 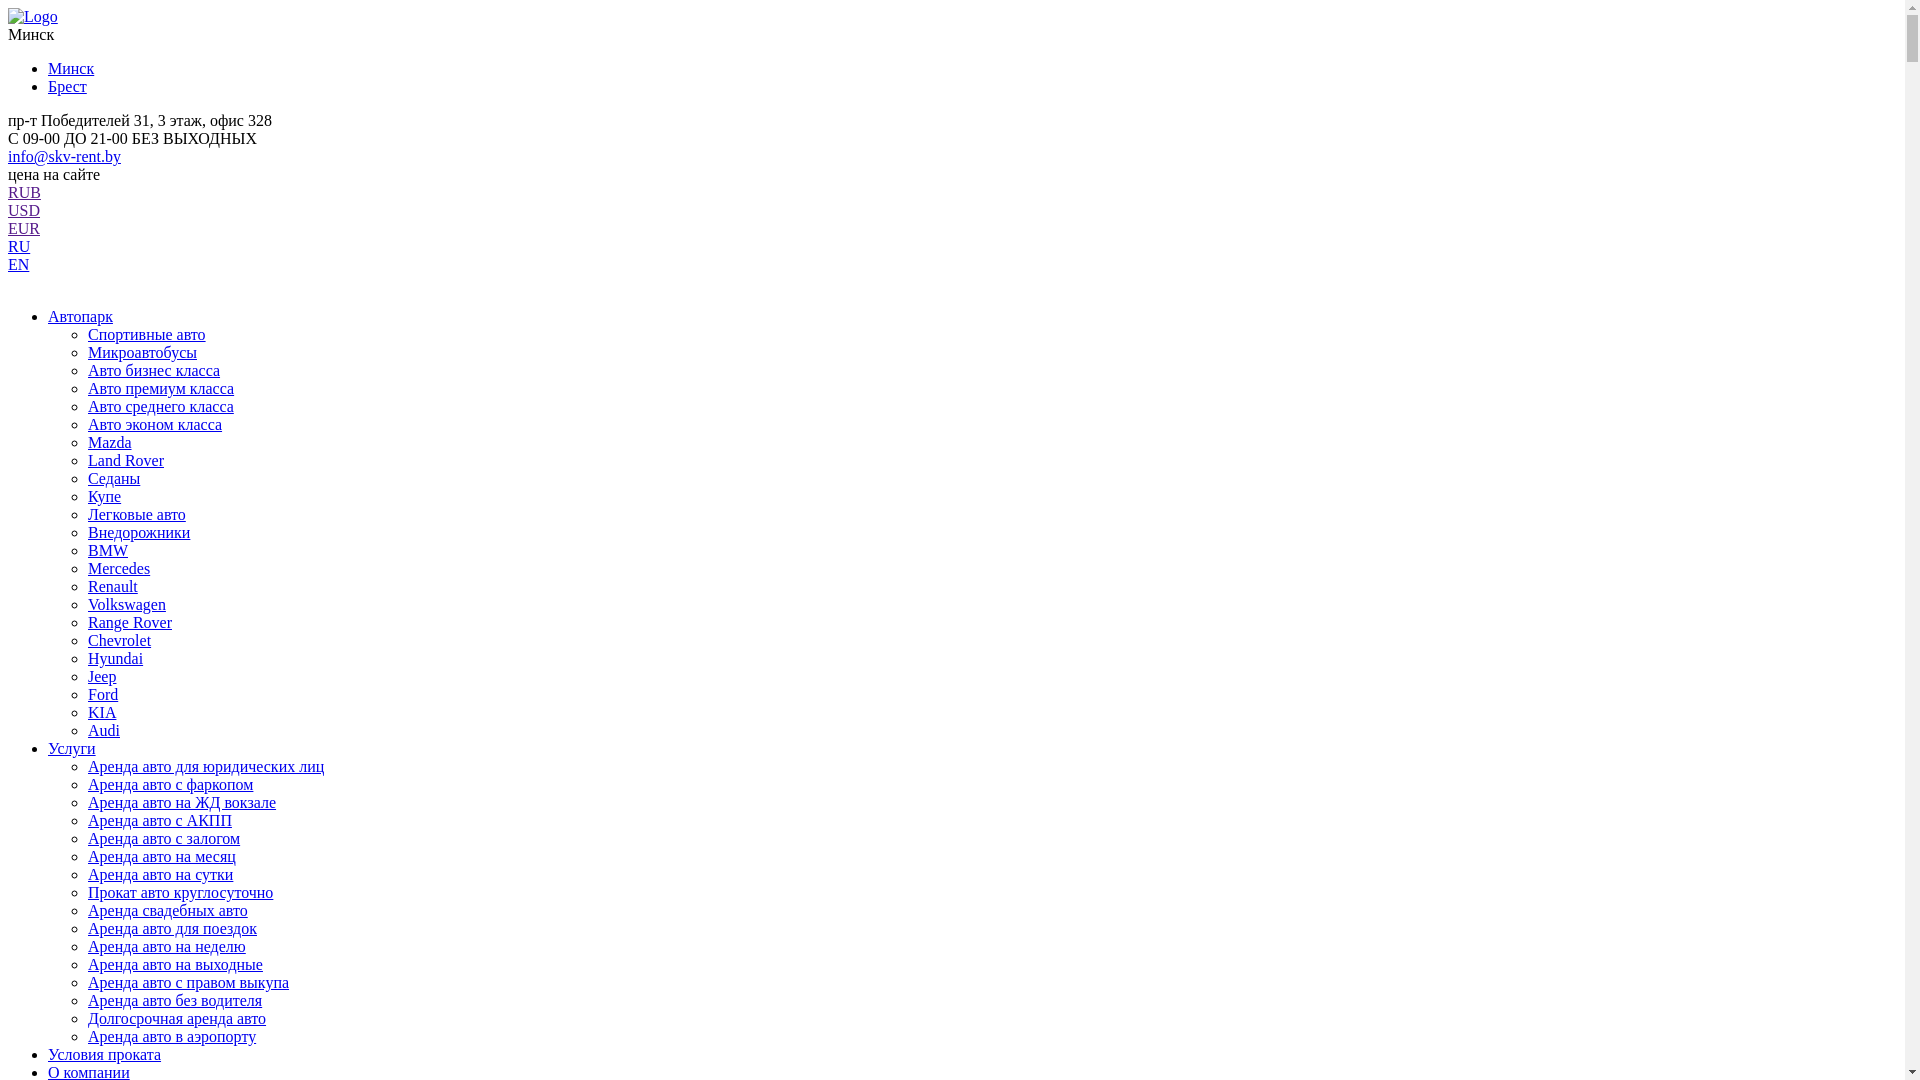 What do you see at coordinates (103, 730) in the screenshot?
I see `'Audi'` at bounding box center [103, 730].